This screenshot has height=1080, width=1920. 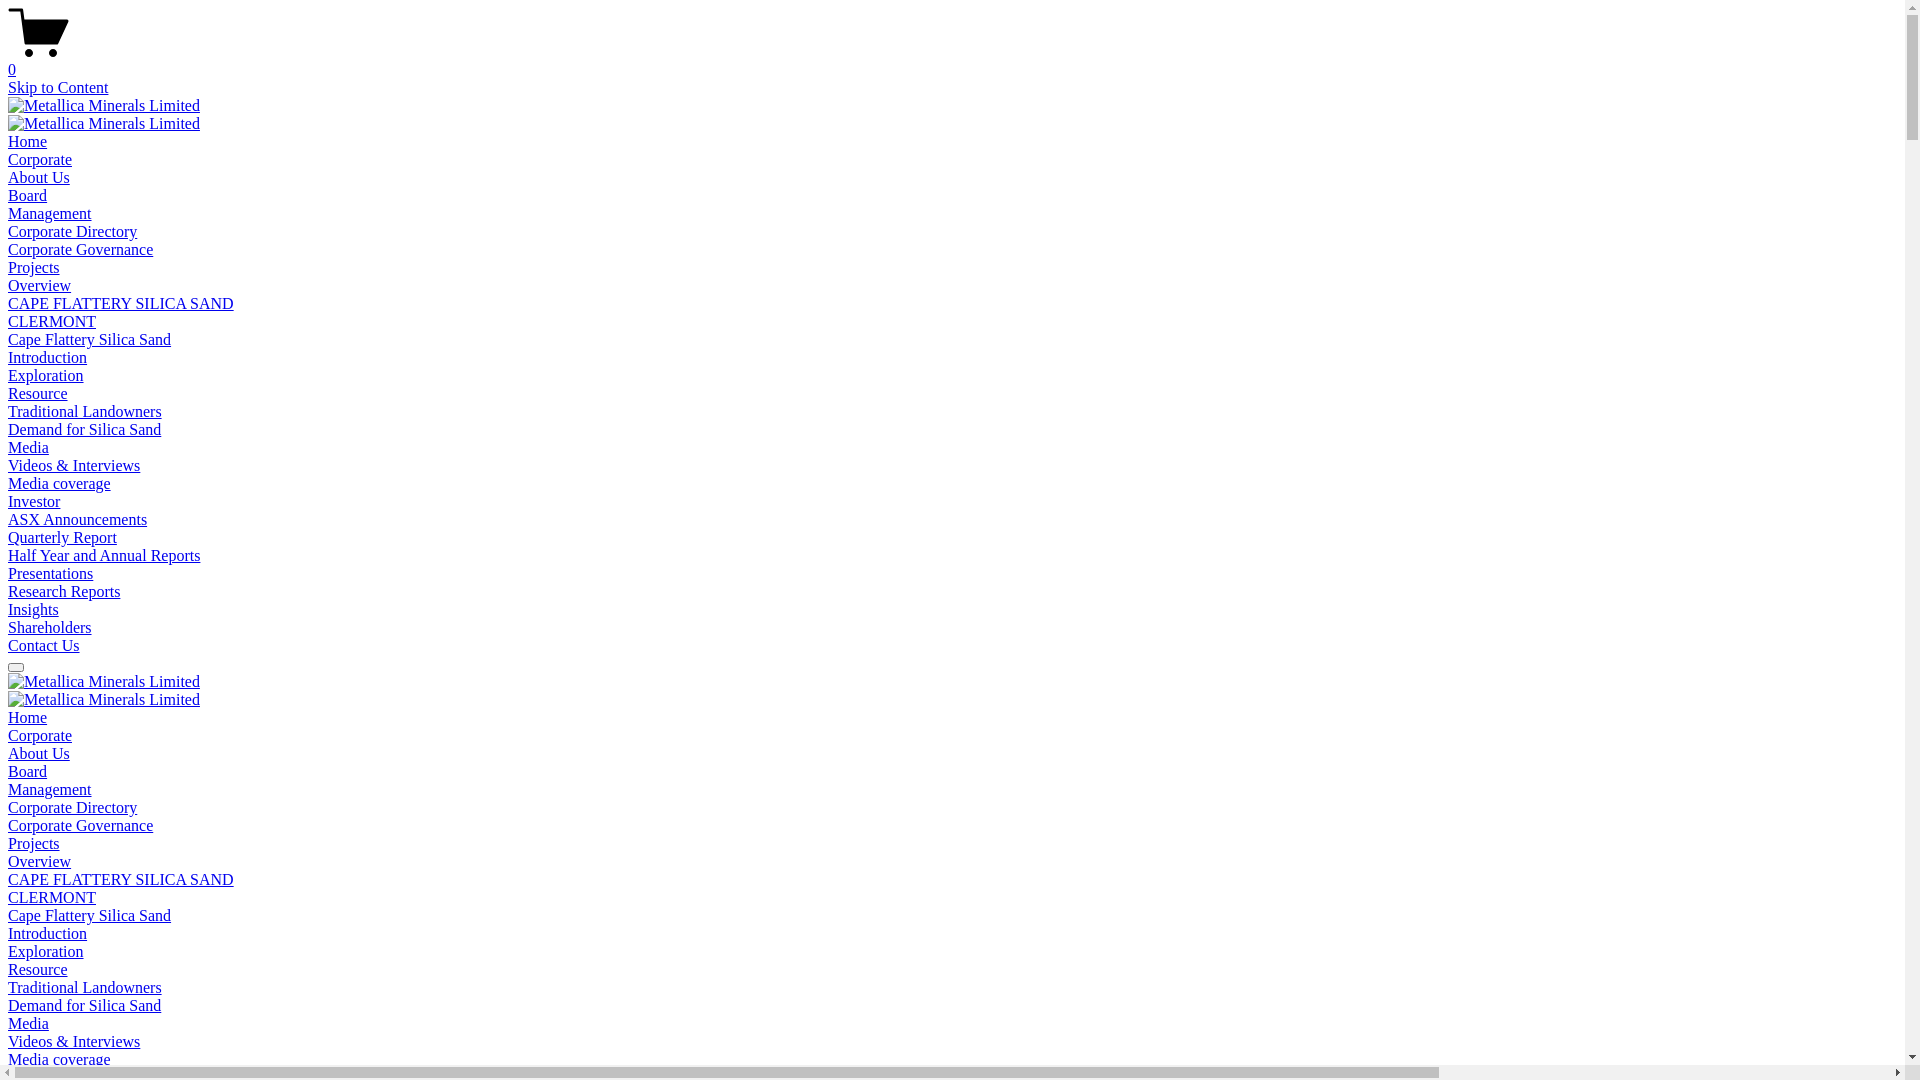 What do you see at coordinates (39, 285) in the screenshot?
I see `'Overview'` at bounding box center [39, 285].